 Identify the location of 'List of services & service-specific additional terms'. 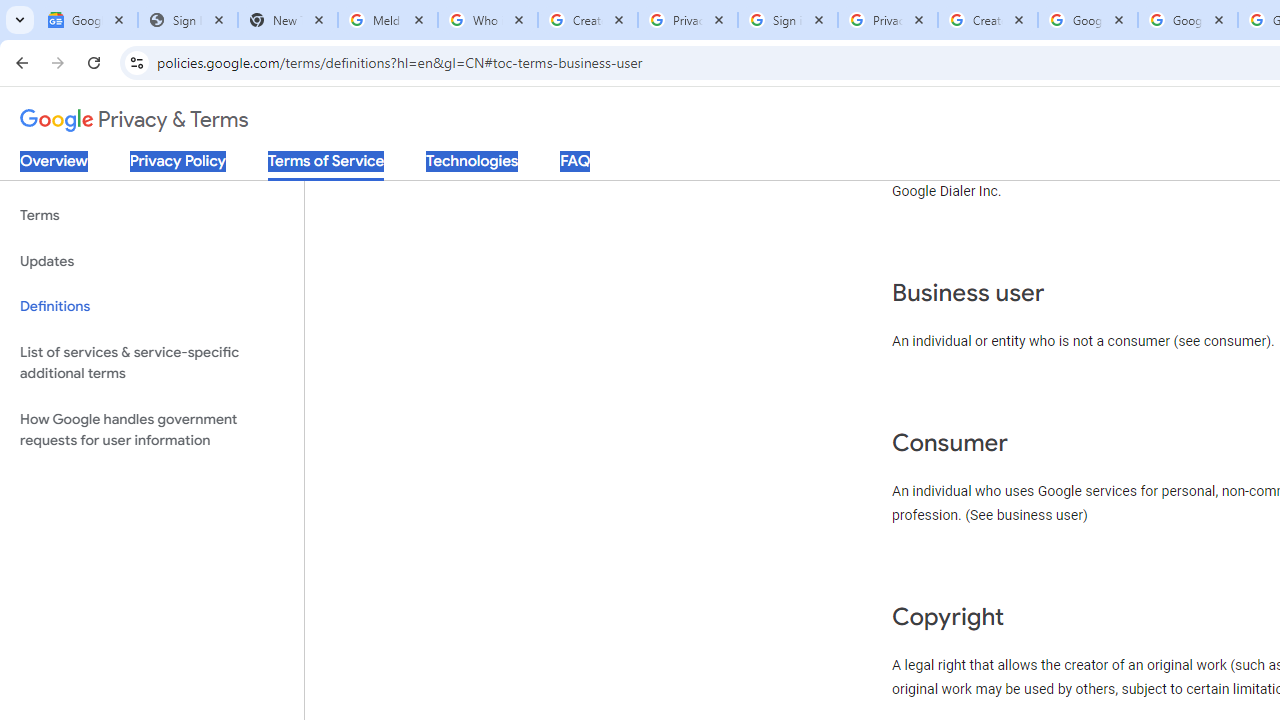
(151, 362).